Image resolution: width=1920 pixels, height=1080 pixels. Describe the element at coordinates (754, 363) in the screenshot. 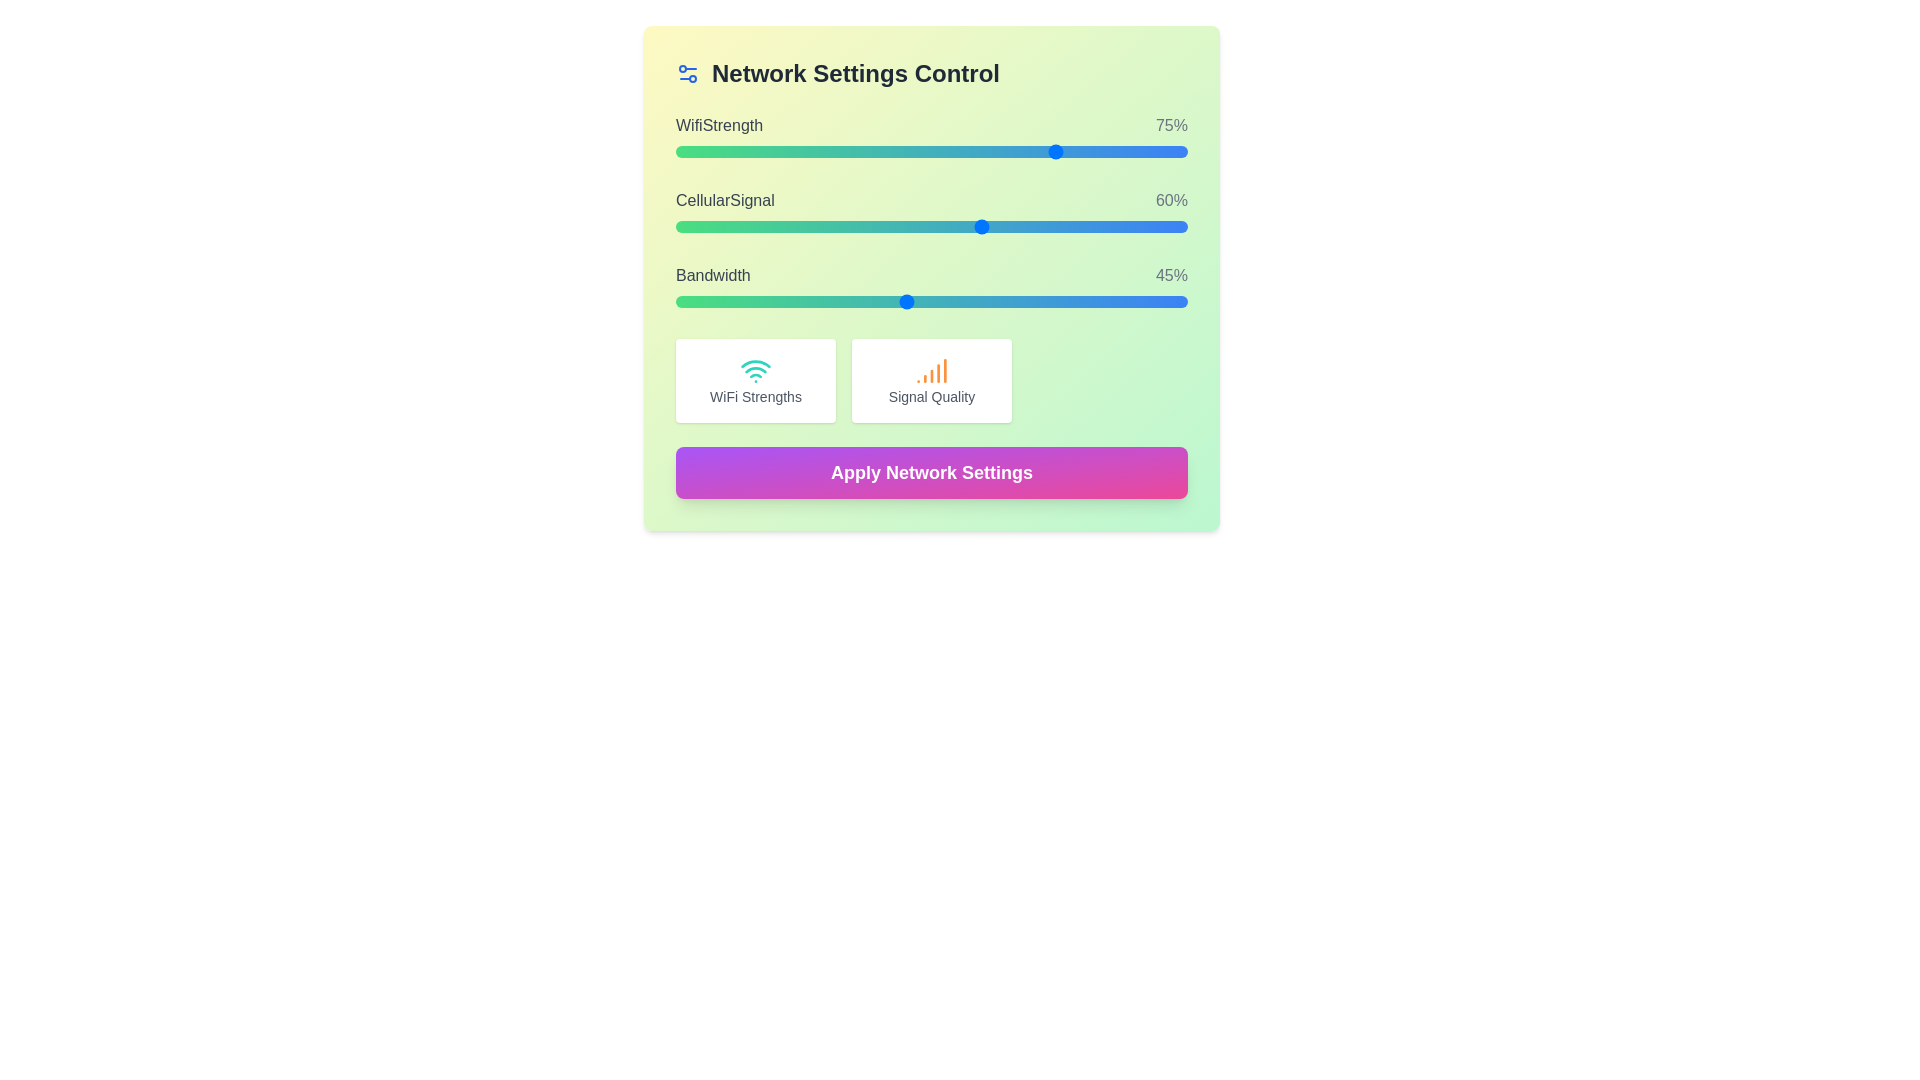

I see `the second arc of the Wi-Fi signal icon, which indicates signal strength, located above the text 'WiFi Strengths'` at that location.